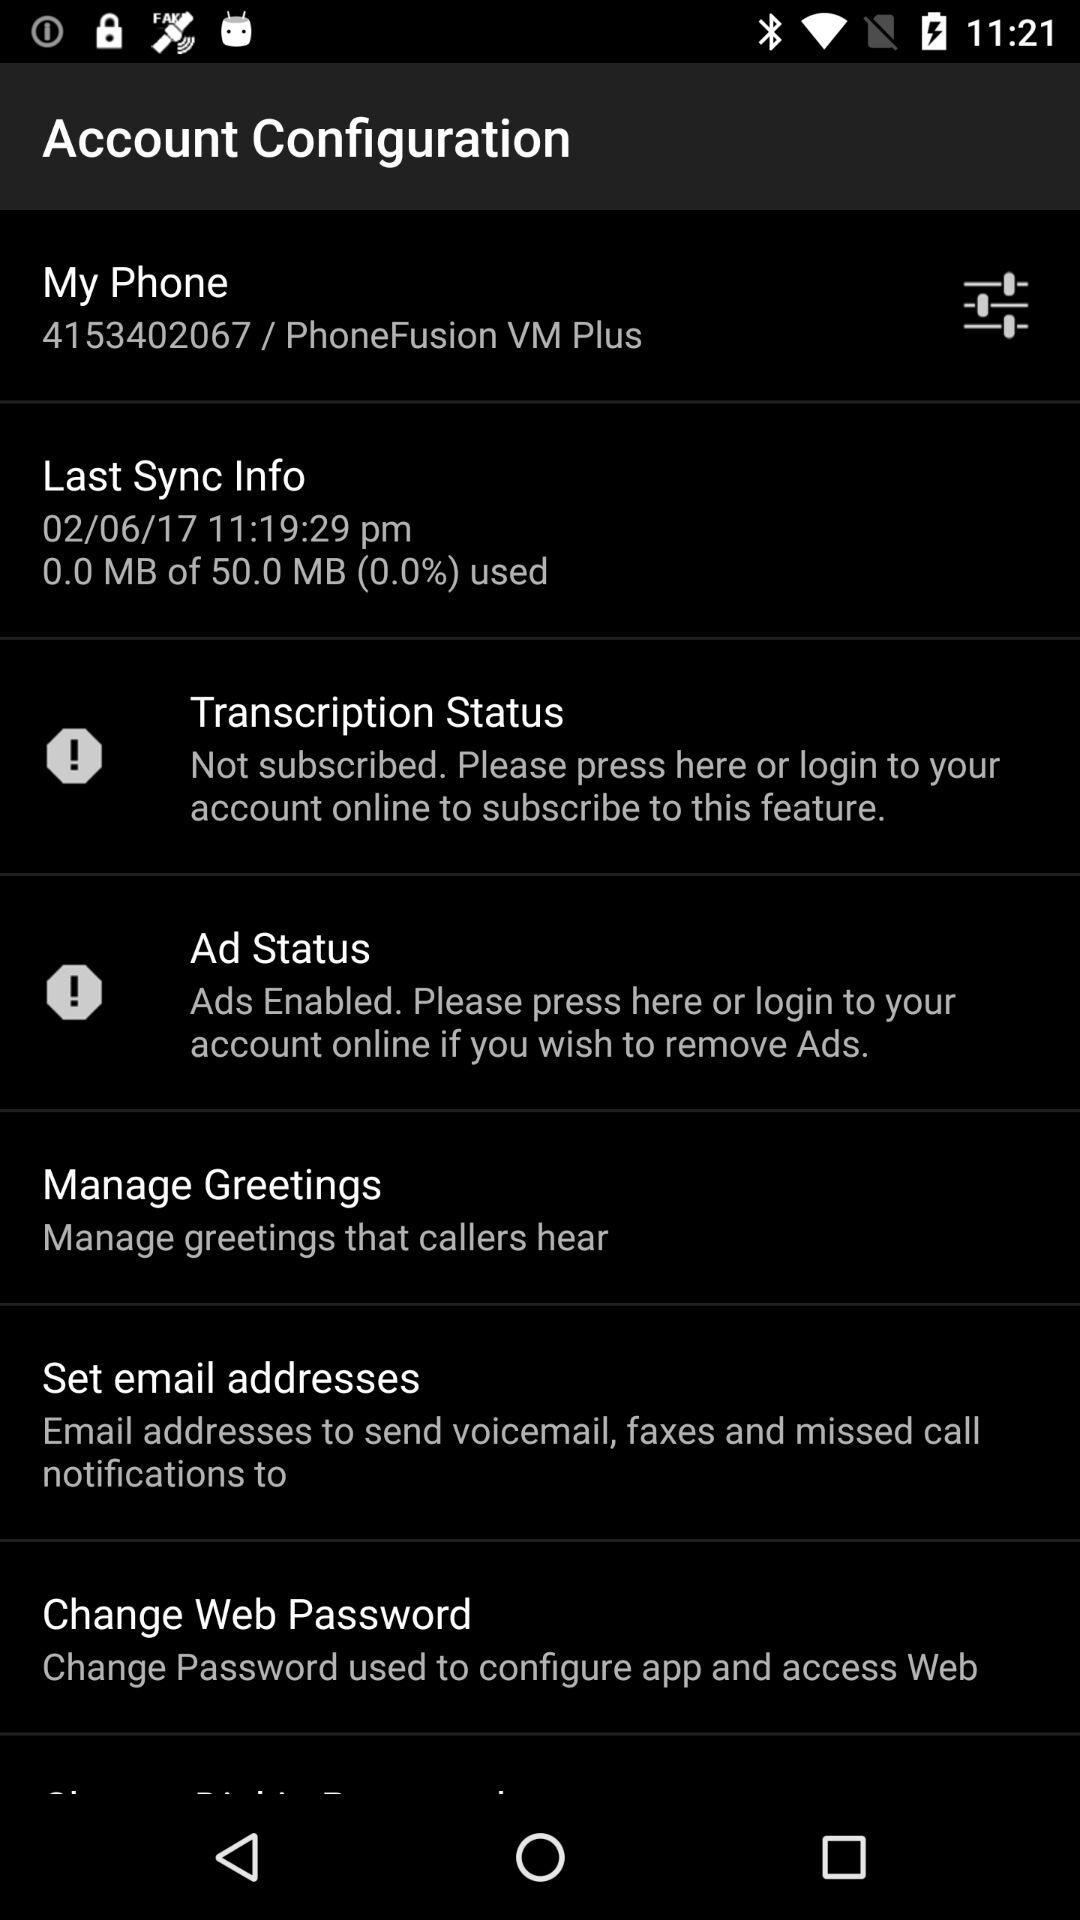 This screenshot has width=1080, height=1920. What do you see at coordinates (274, 1785) in the screenshot?
I see `the change dial in` at bounding box center [274, 1785].